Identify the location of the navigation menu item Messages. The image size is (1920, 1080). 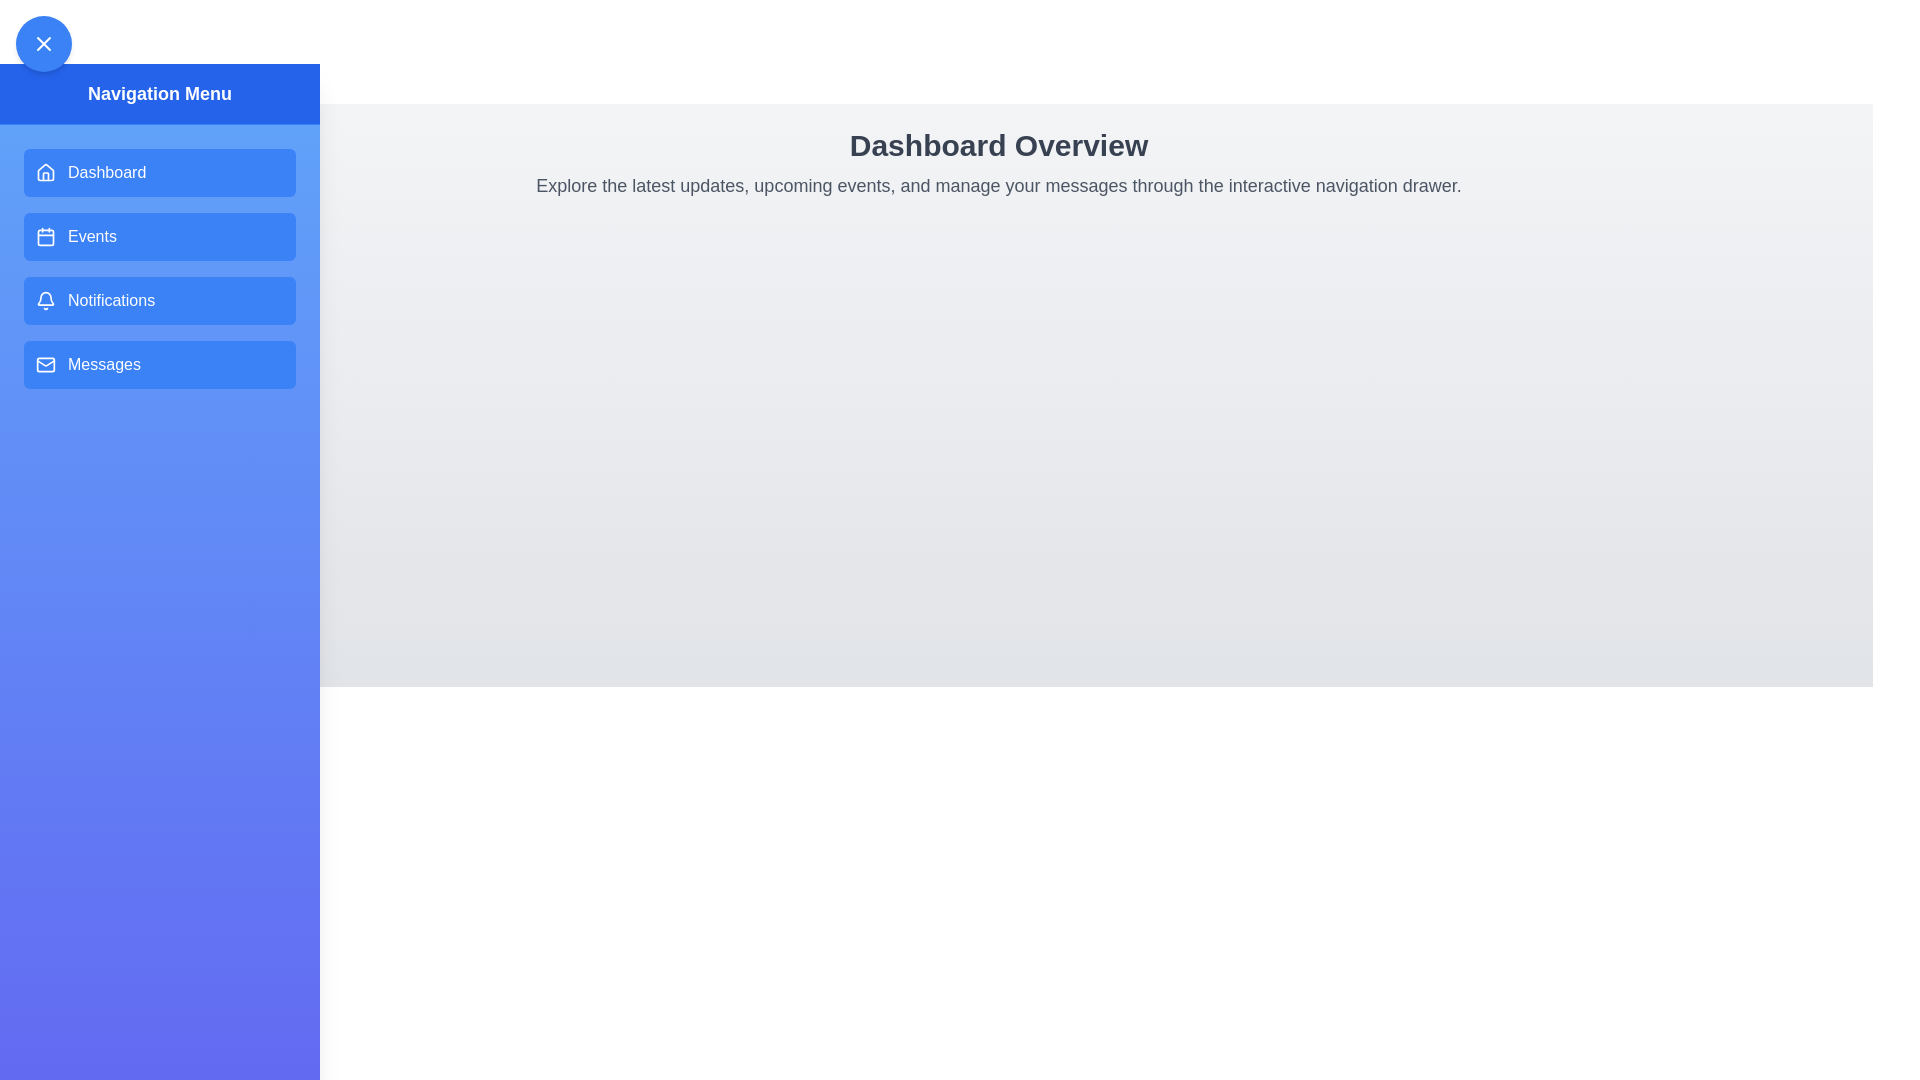
(158, 365).